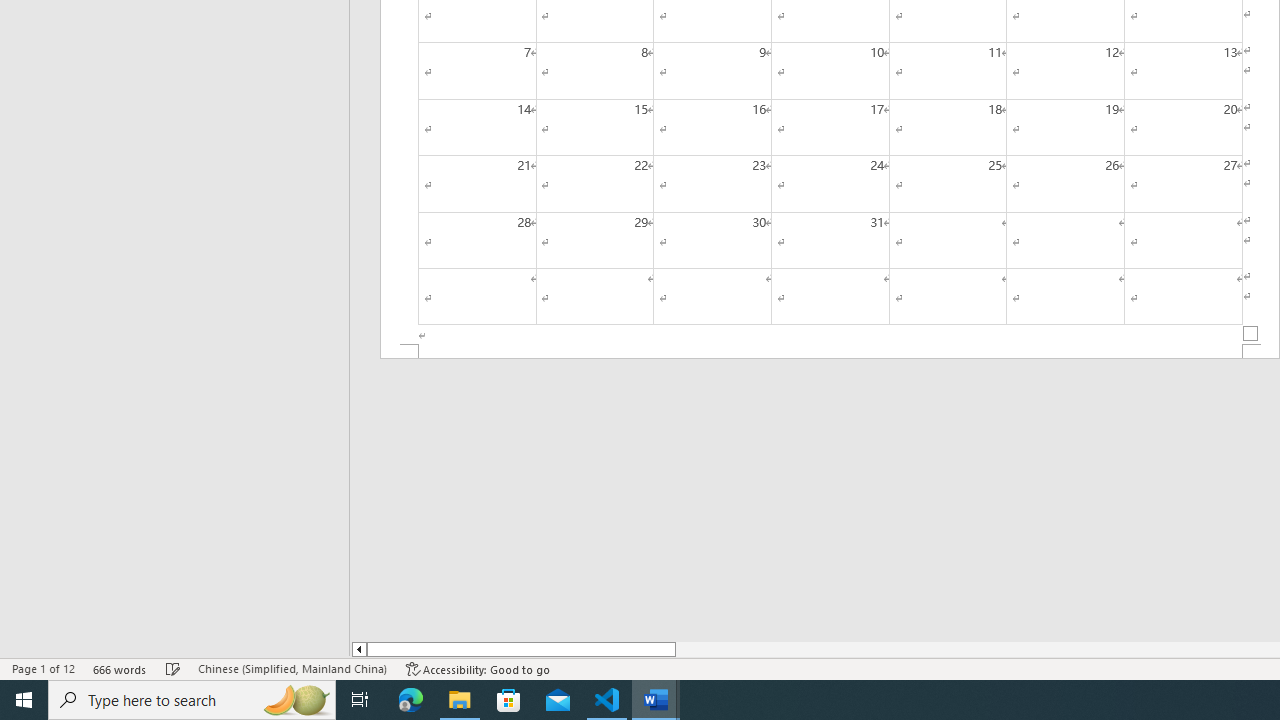 The image size is (1280, 720). I want to click on 'Accessibility Checker Accessibility: Good to go', so click(477, 669).